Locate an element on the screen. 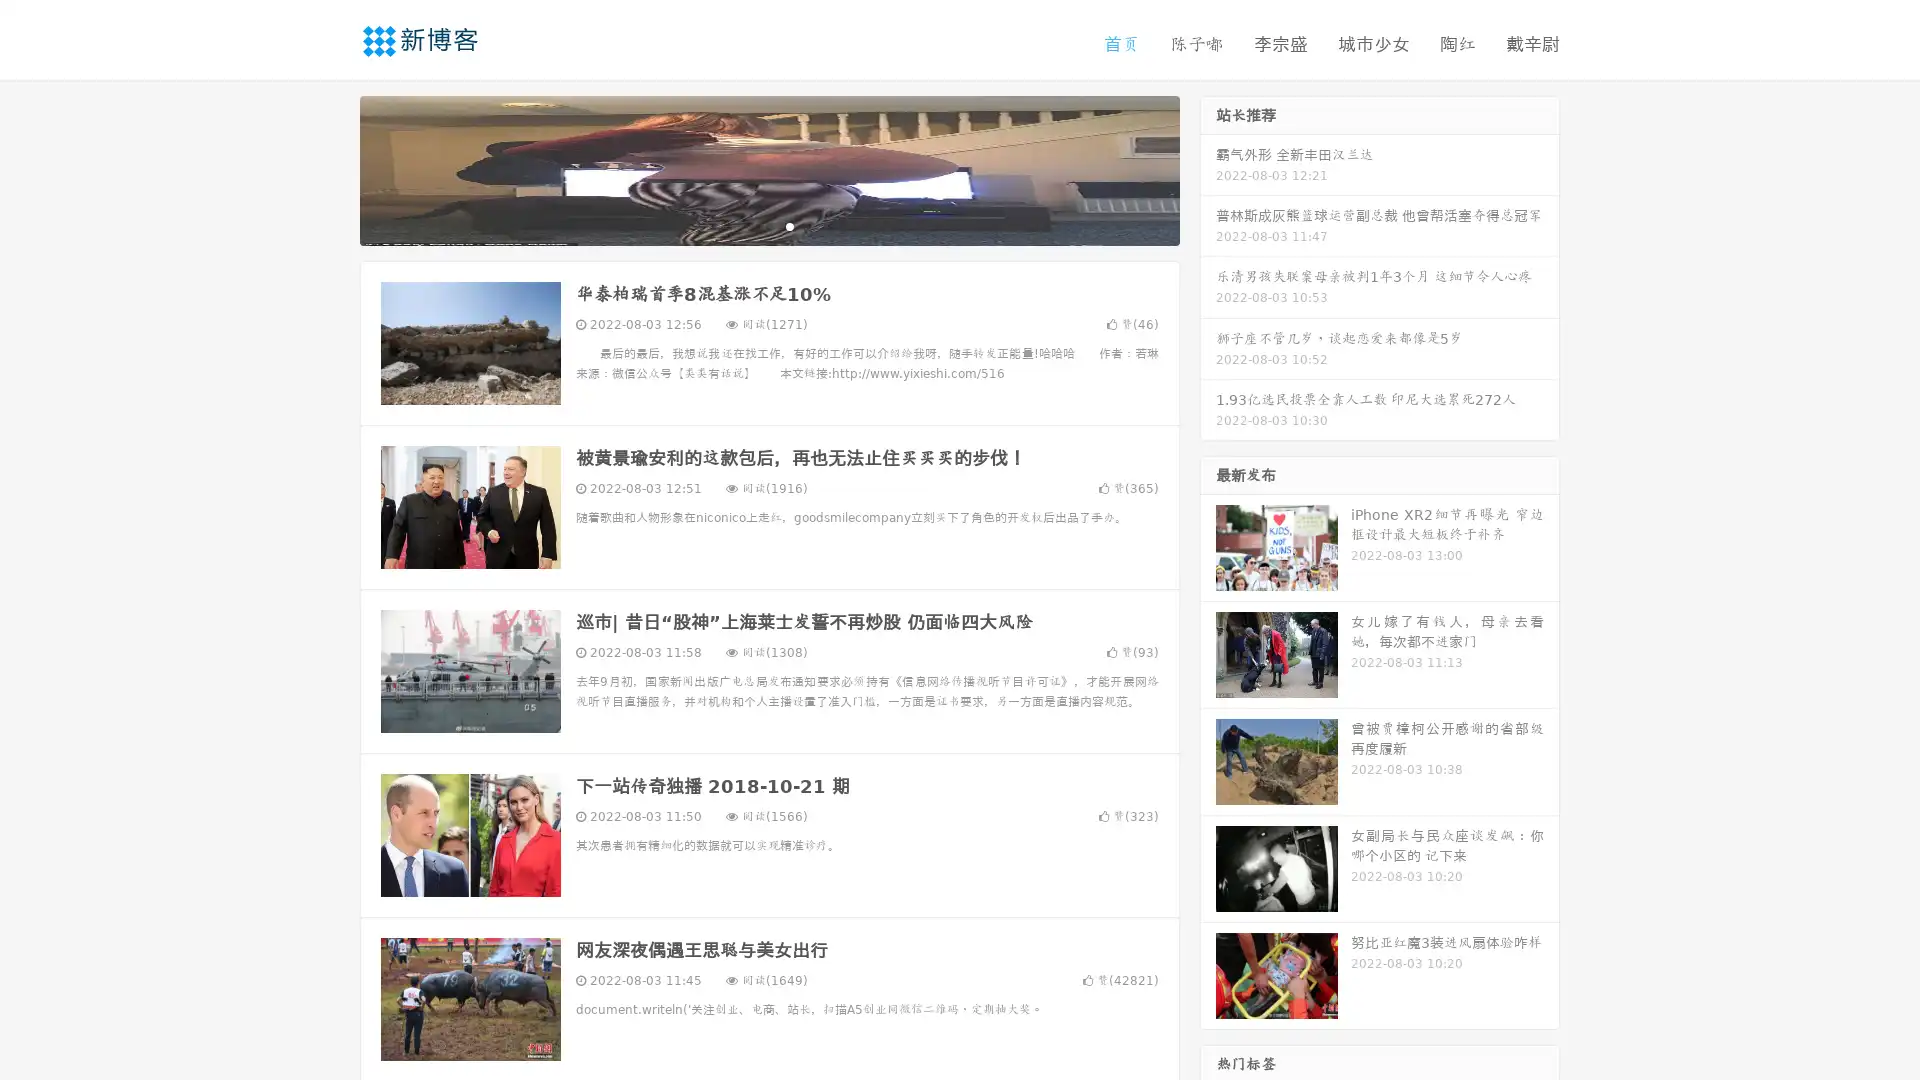 This screenshot has width=1920, height=1080. Previous slide is located at coordinates (330, 168).